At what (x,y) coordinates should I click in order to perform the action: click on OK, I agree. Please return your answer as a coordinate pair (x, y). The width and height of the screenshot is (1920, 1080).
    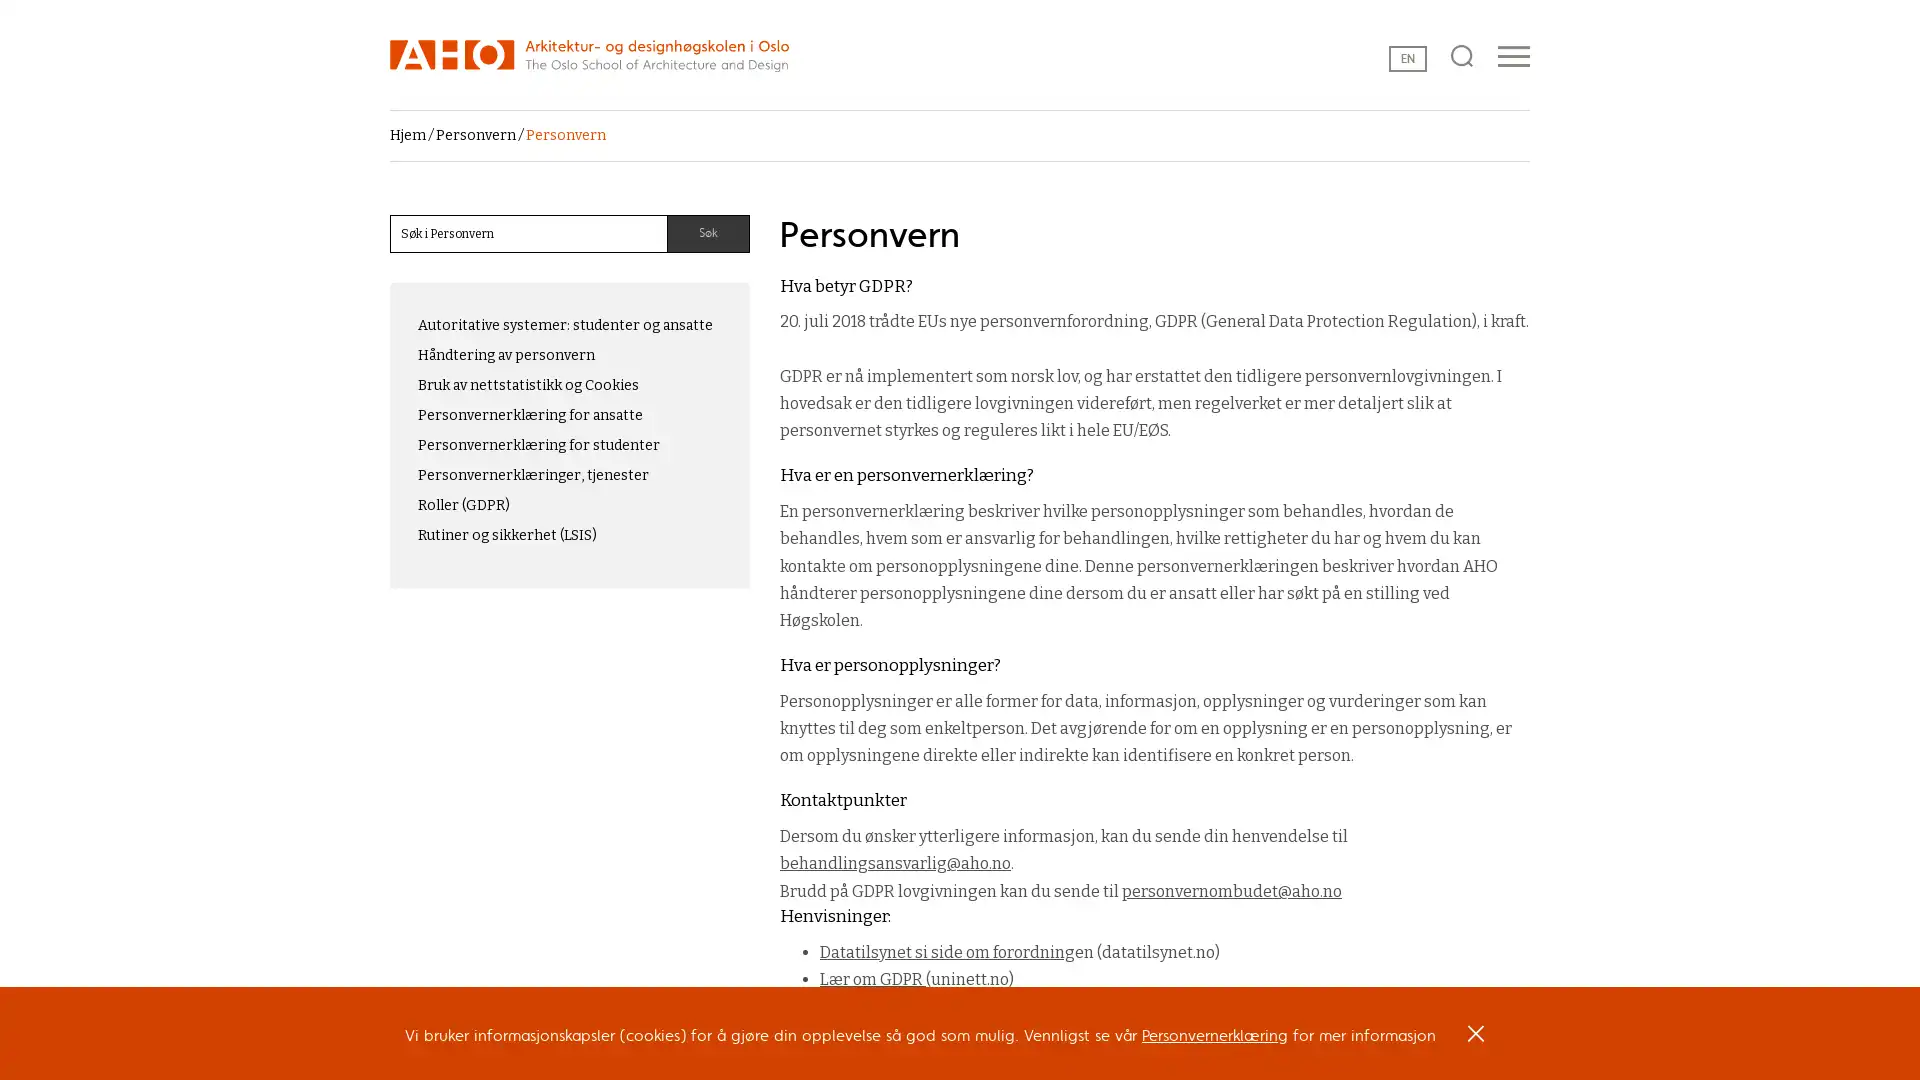
    Looking at the image, I should click on (1476, 1040).